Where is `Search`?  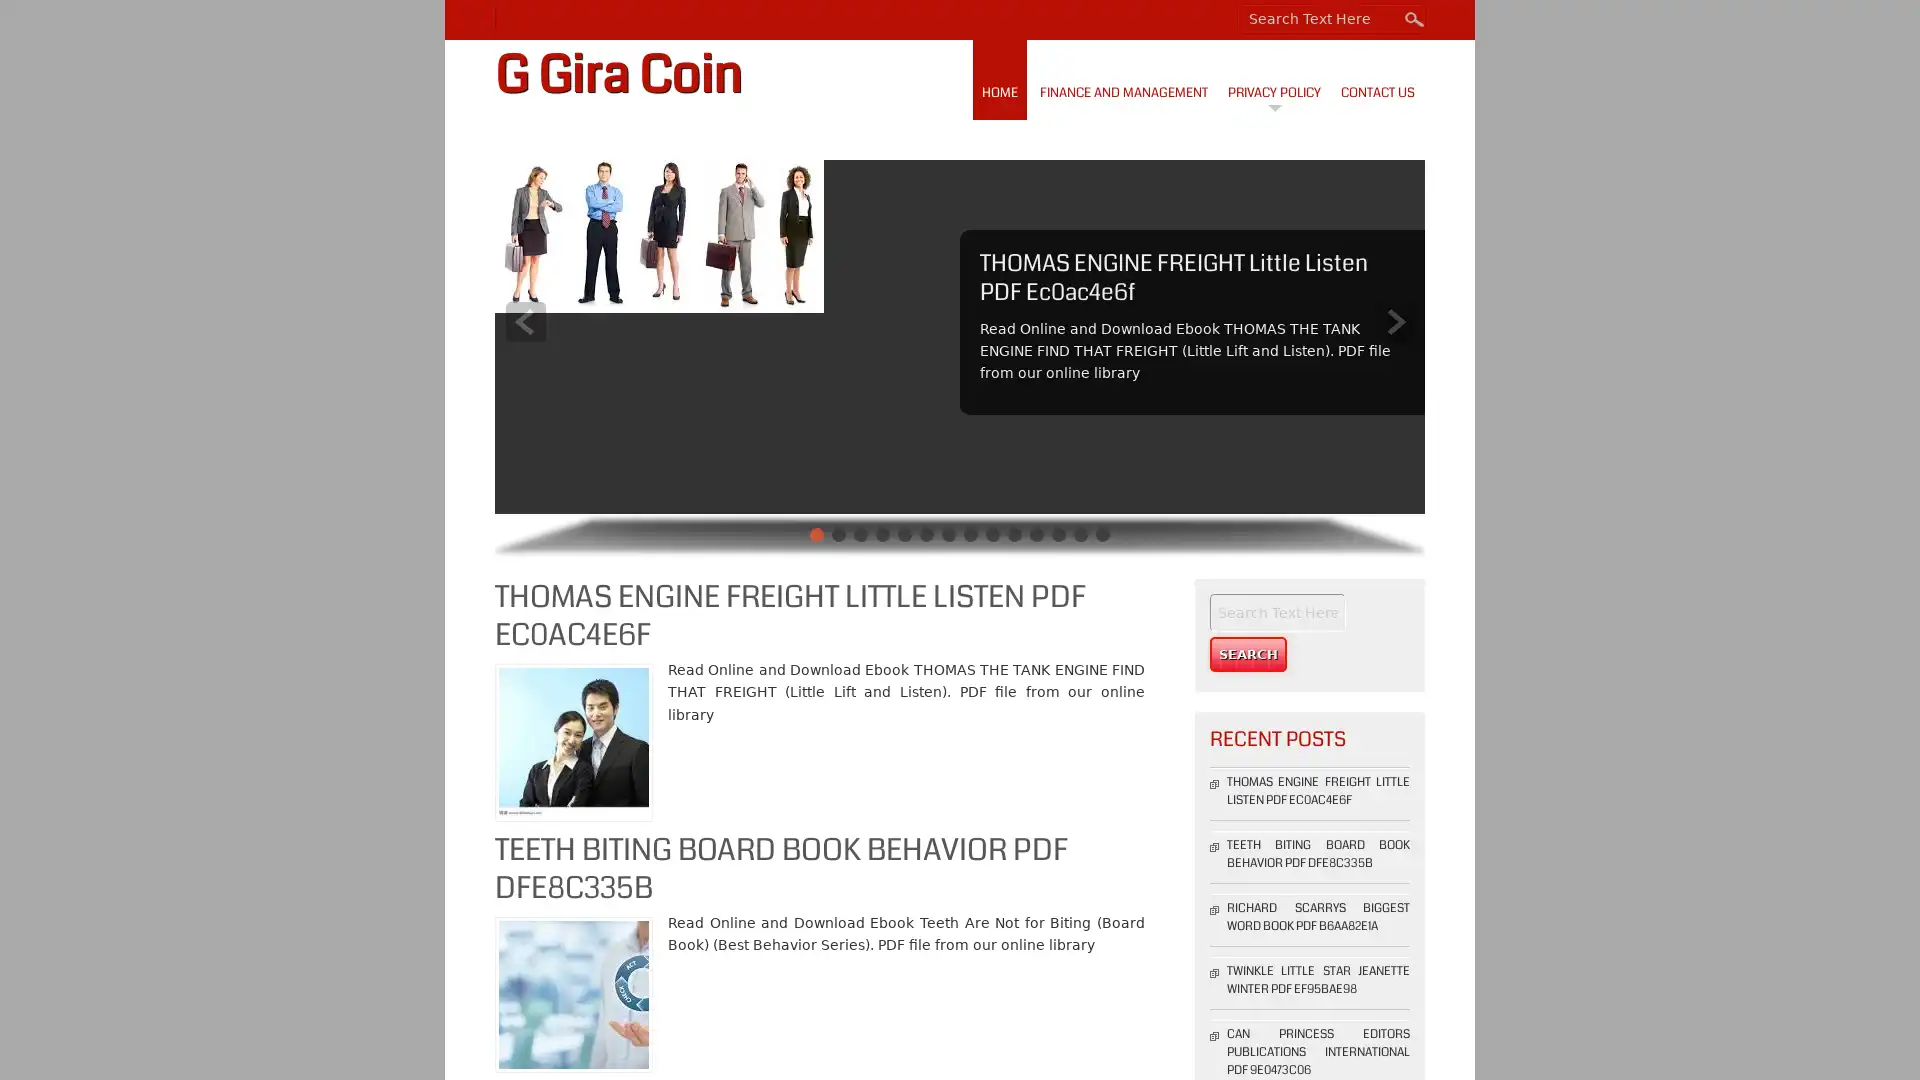 Search is located at coordinates (1247, 654).